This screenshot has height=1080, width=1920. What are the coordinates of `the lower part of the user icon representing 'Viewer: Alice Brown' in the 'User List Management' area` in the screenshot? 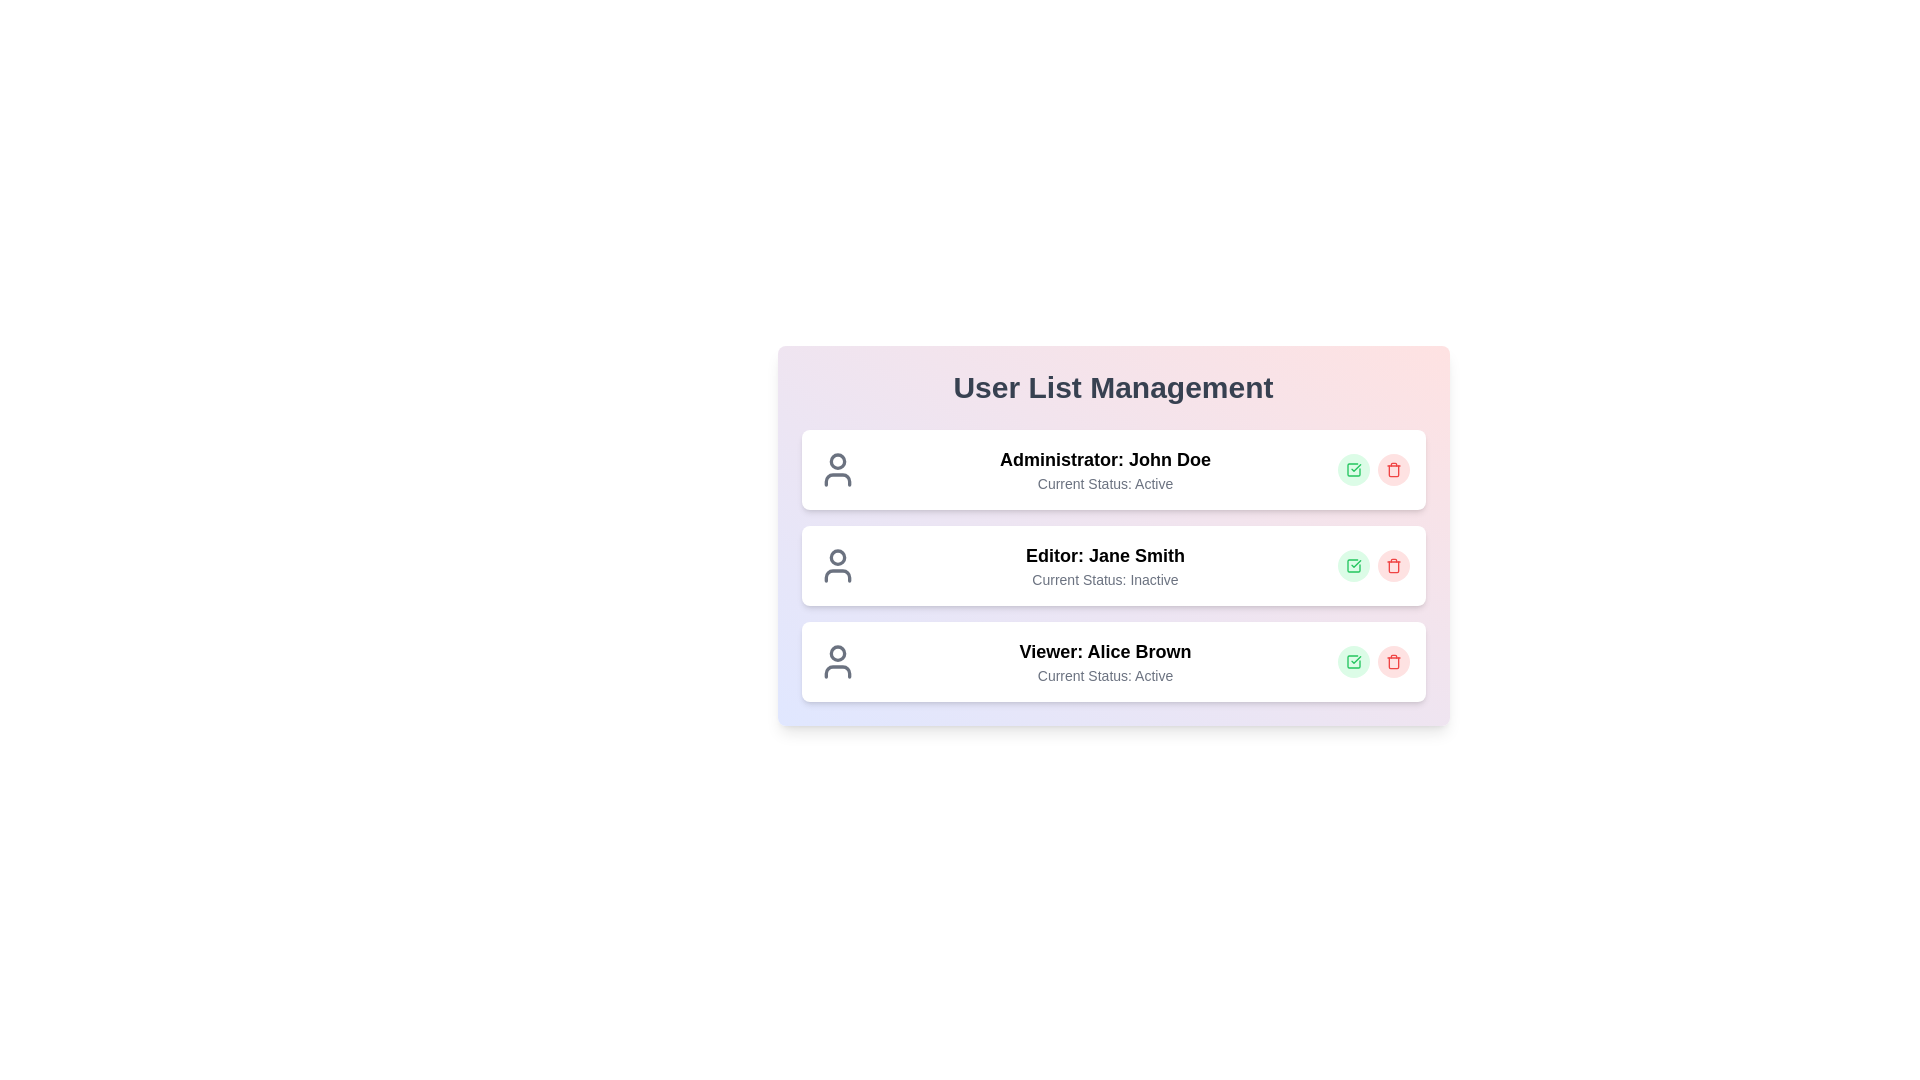 It's located at (837, 671).